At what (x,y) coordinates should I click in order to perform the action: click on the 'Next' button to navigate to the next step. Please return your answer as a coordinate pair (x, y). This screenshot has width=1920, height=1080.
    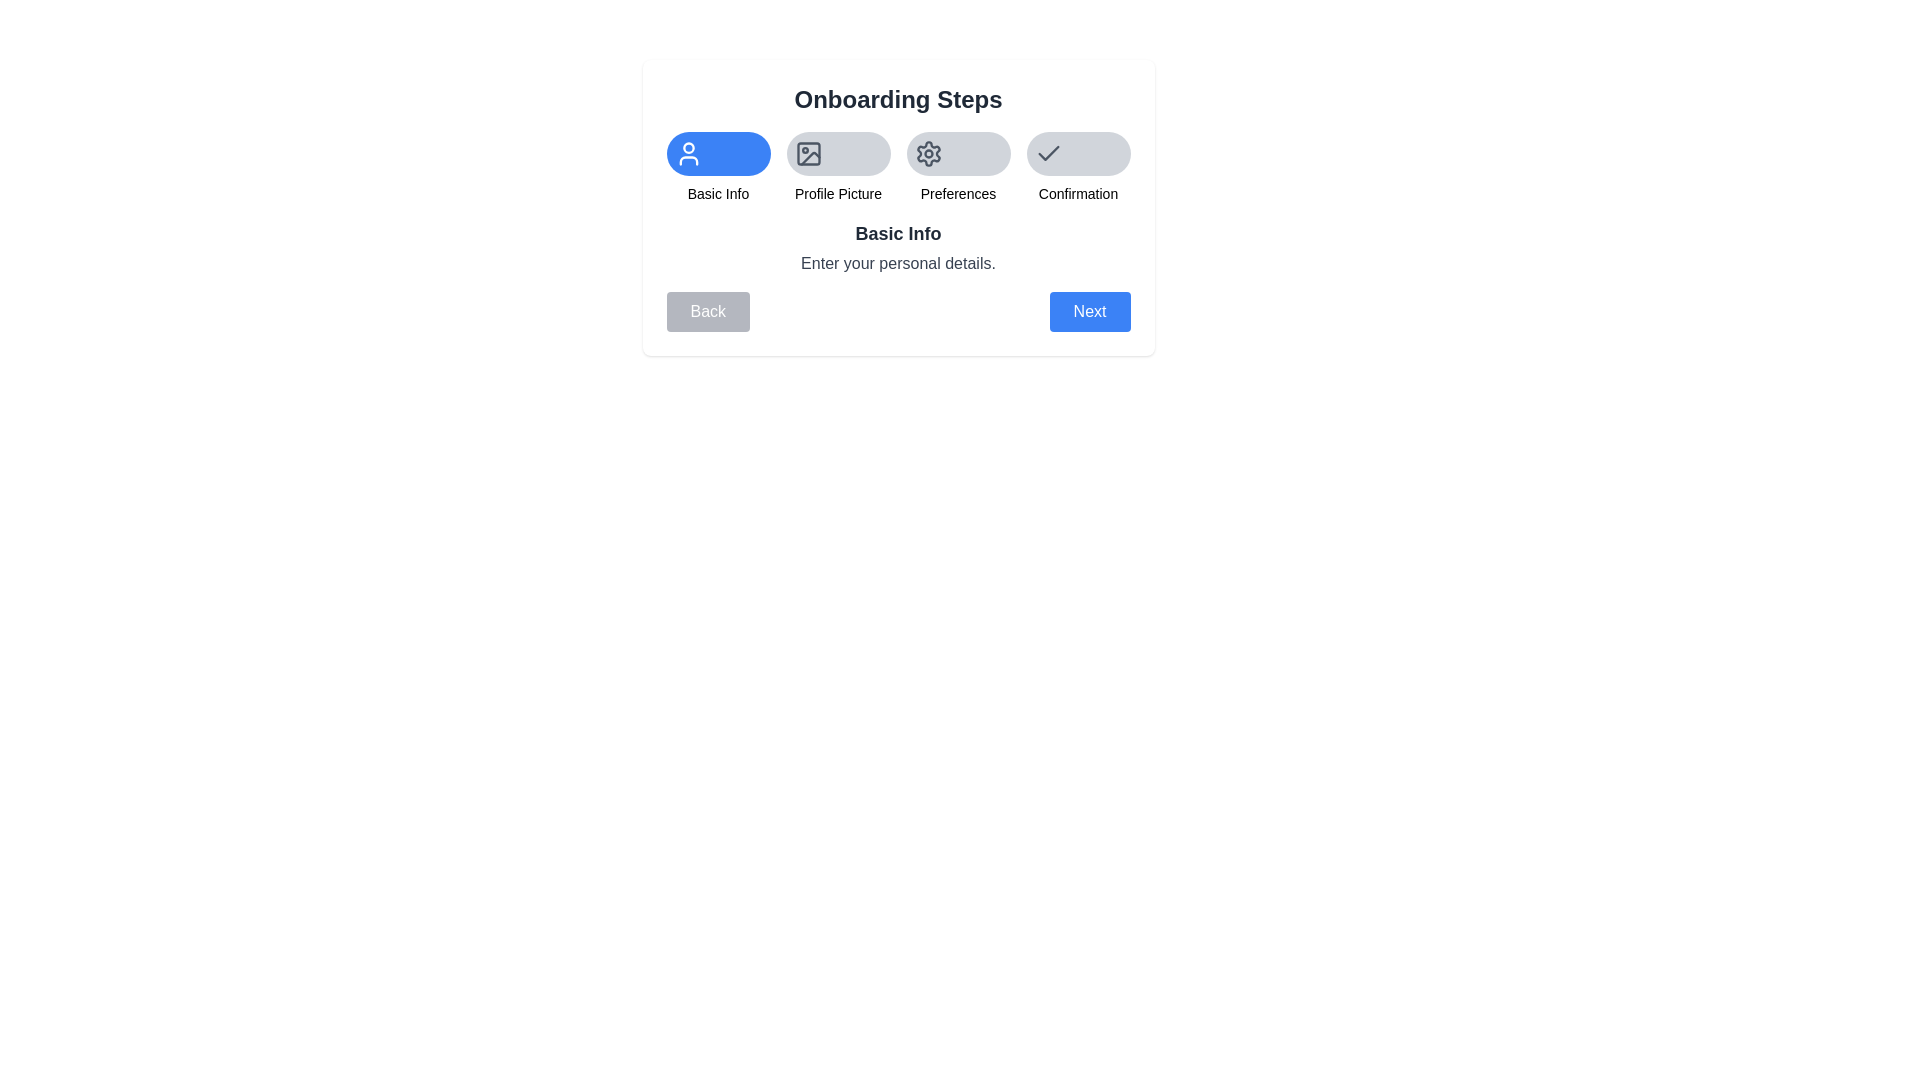
    Looking at the image, I should click on (1088, 312).